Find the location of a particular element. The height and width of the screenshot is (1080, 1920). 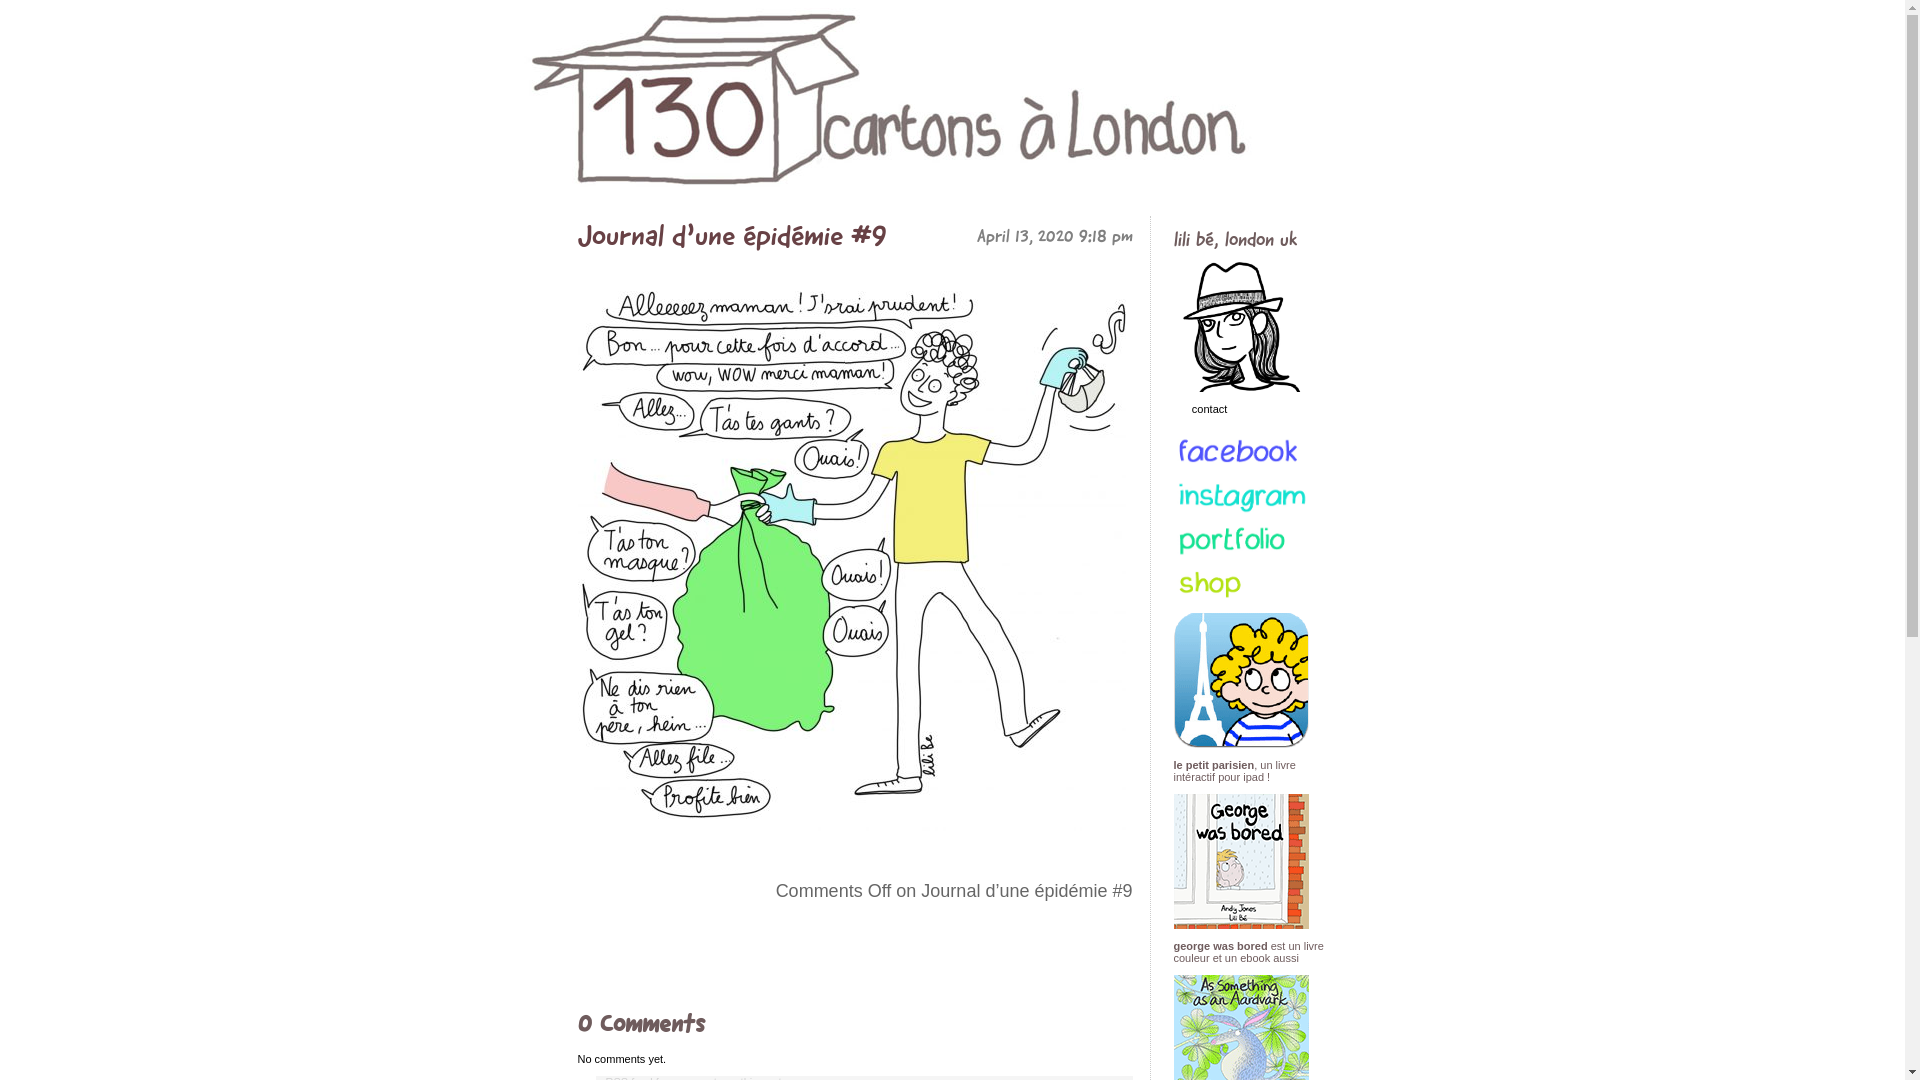

'      contact' is located at coordinates (1250, 455).